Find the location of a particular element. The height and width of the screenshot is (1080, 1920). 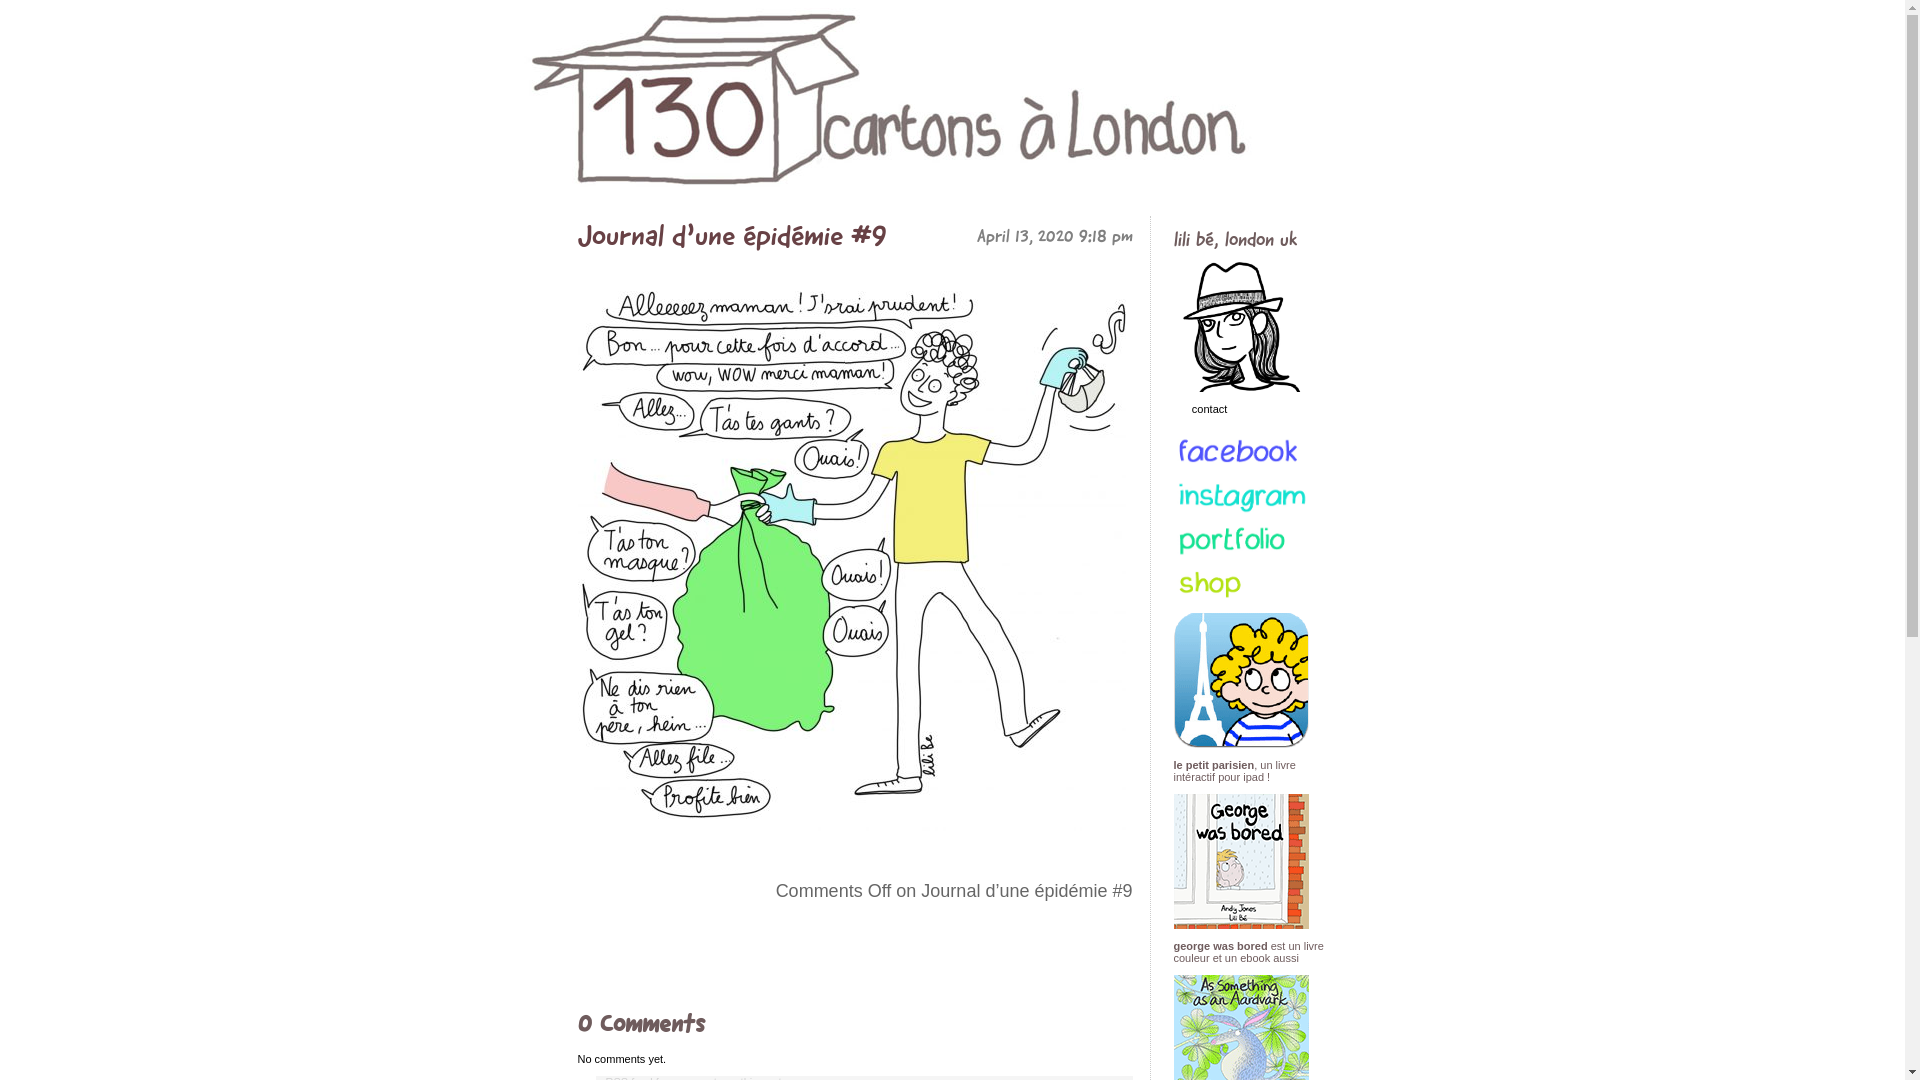

'      contact' is located at coordinates (1250, 455).